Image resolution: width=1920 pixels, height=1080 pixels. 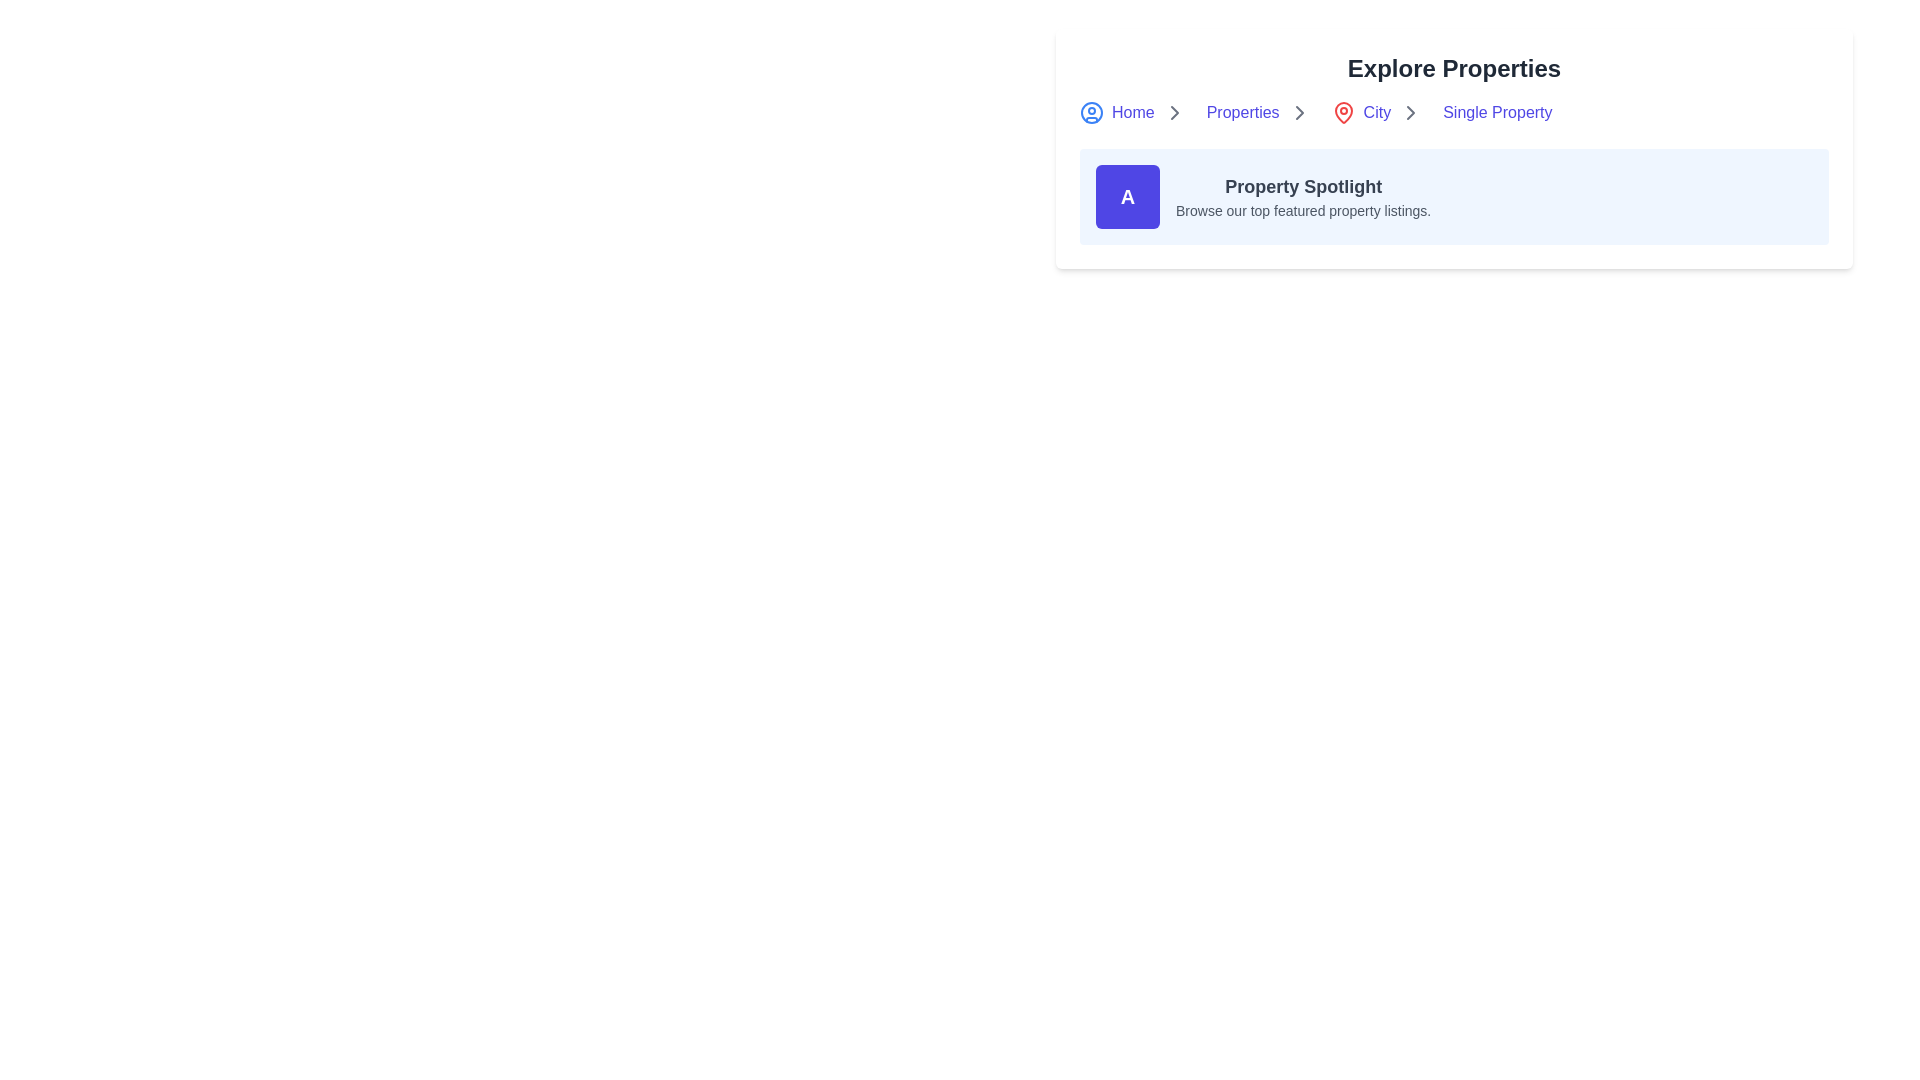 I want to click on the interactive hyperlink with an icon located in the breadcrumb navigation section to underline the text, so click(x=1360, y=112).